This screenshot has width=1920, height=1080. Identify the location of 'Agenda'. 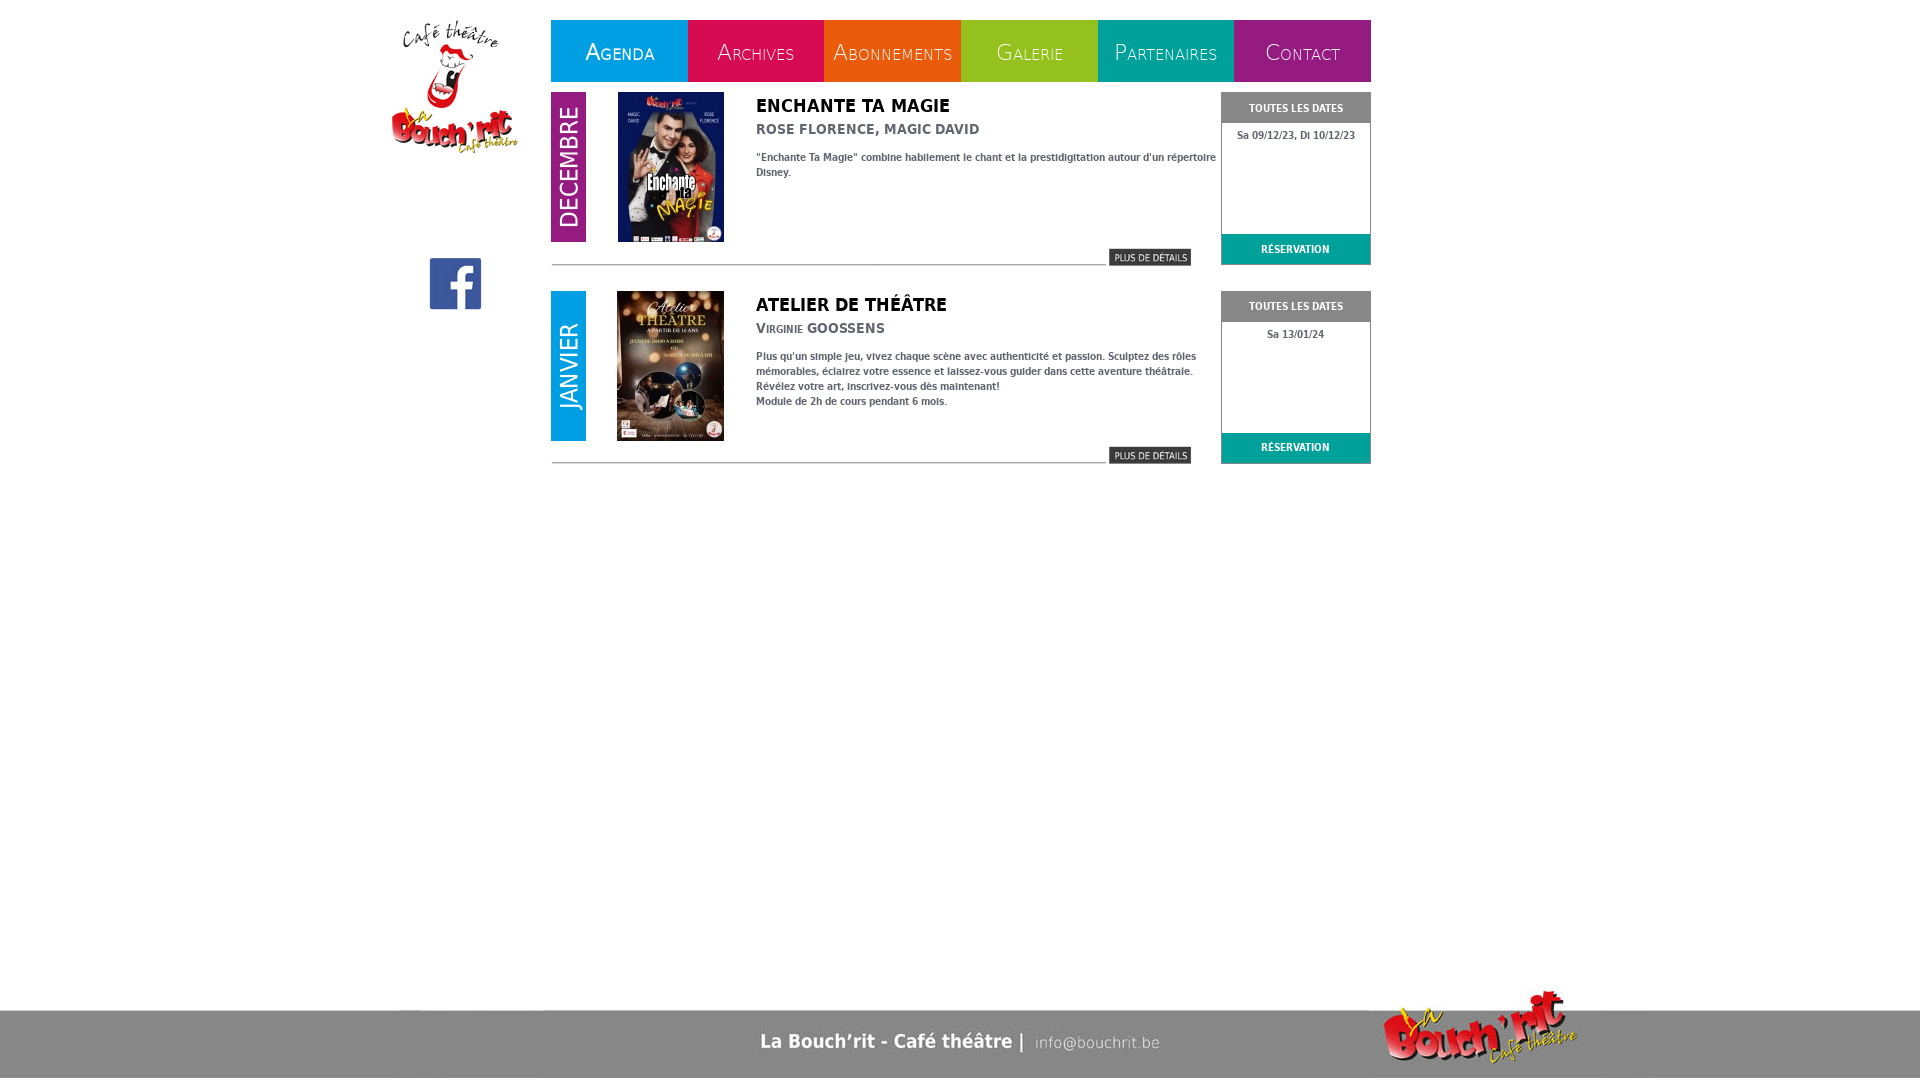
(618, 49).